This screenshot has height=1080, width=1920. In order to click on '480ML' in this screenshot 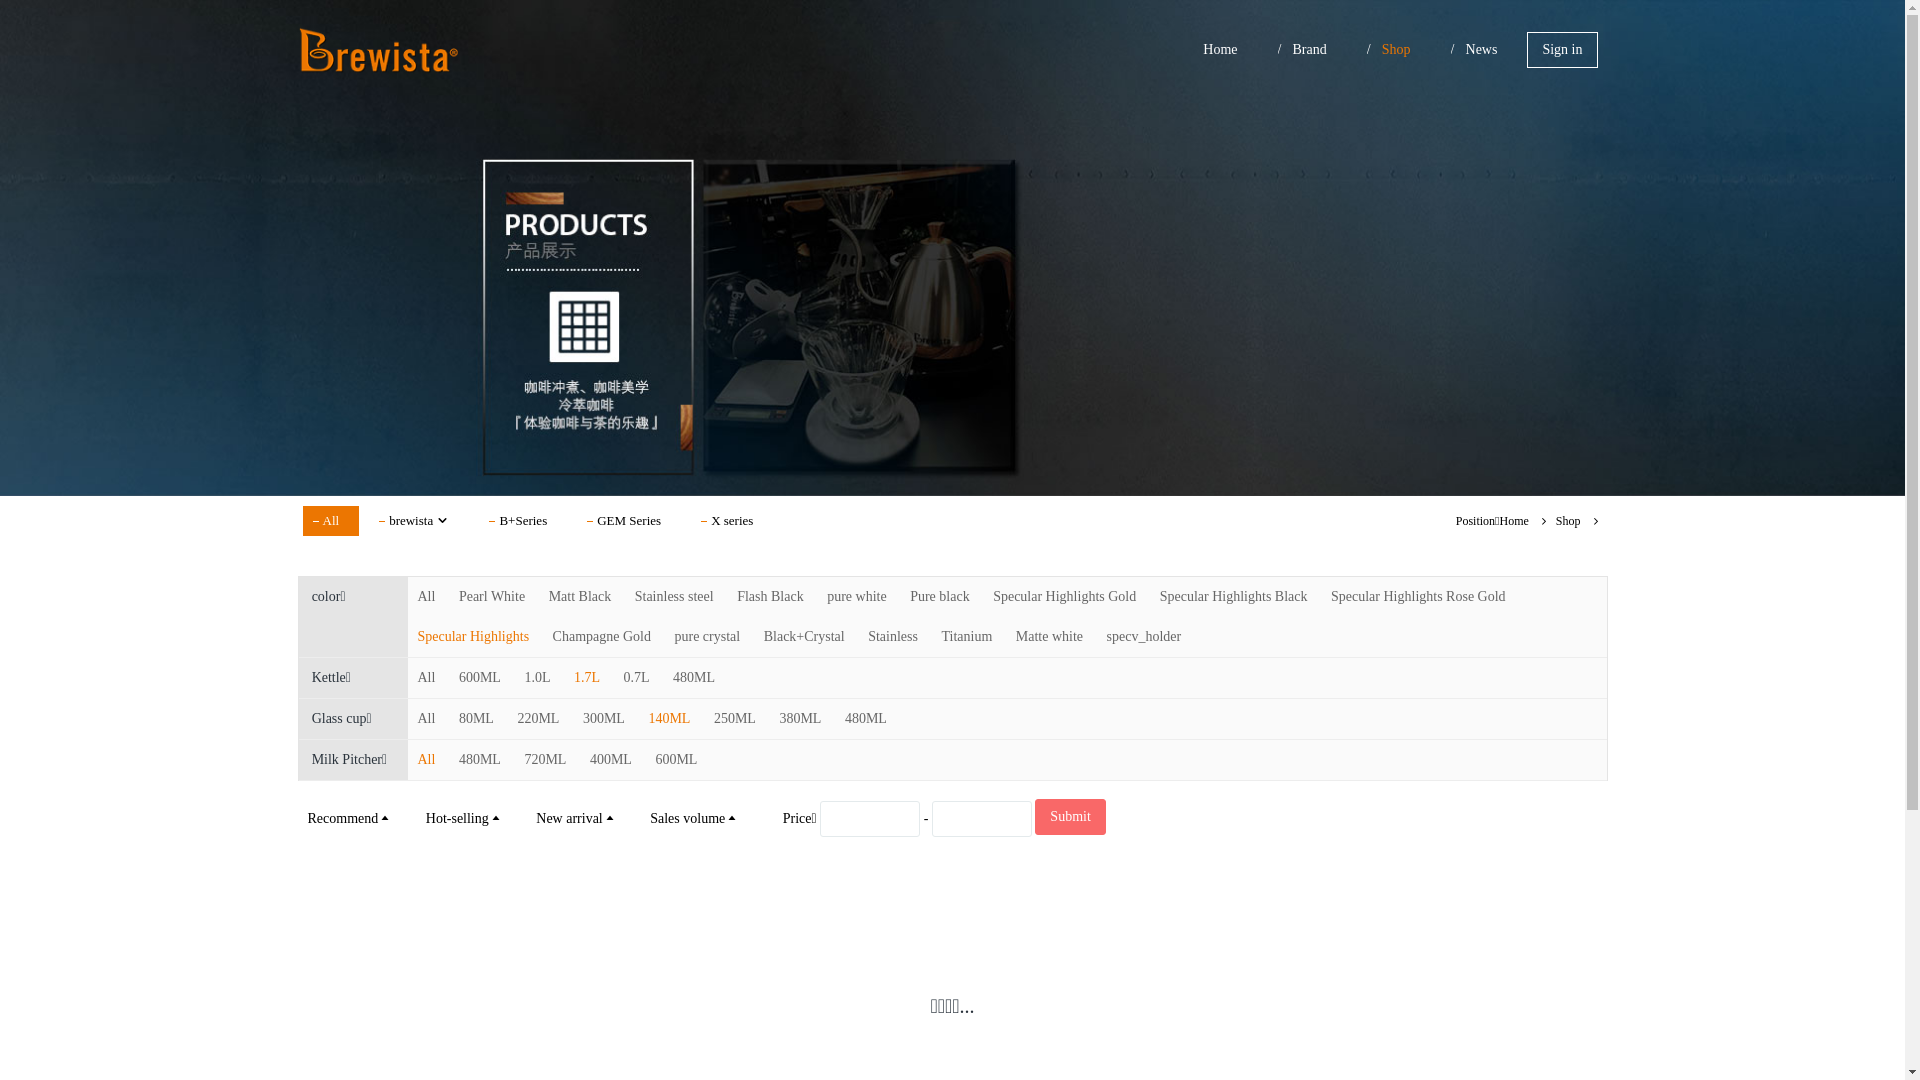, I will do `click(694, 676)`.